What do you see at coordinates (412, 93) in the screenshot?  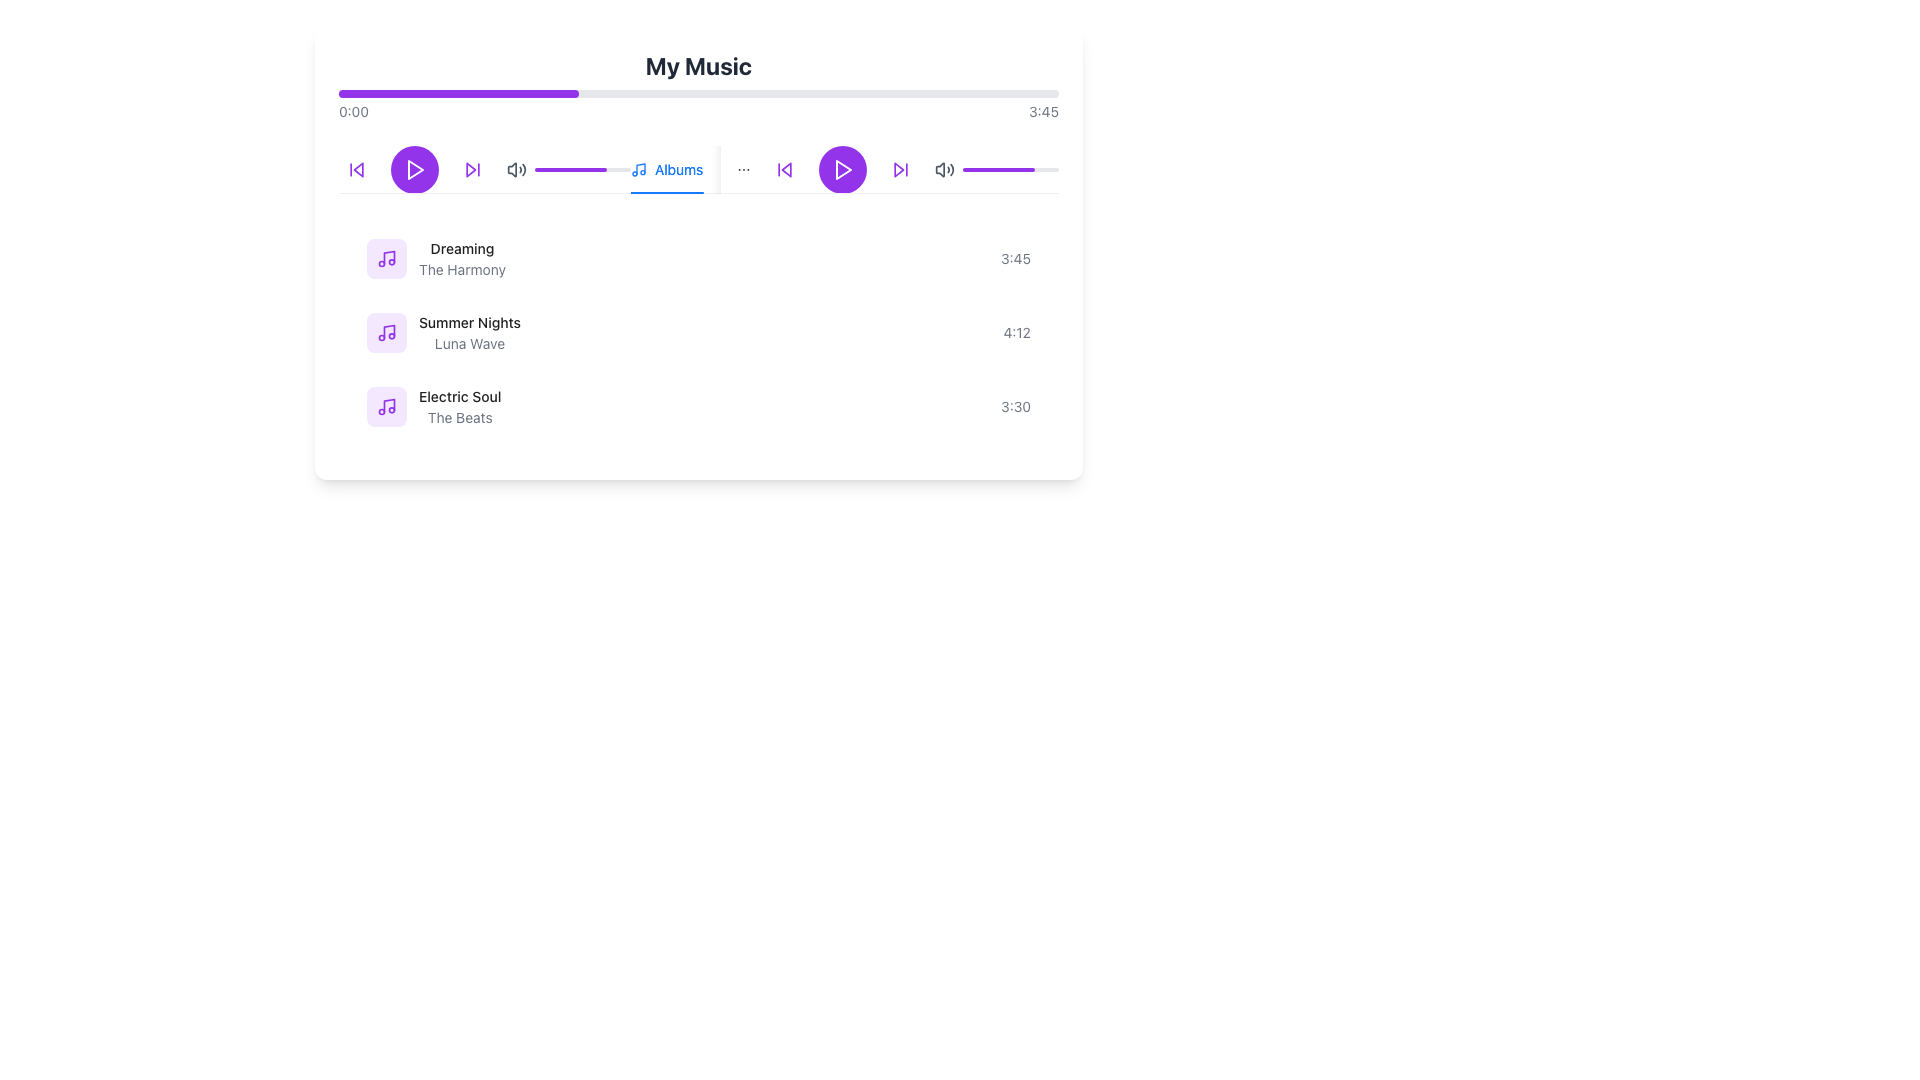 I see `the media progress` at bounding box center [412, 93].